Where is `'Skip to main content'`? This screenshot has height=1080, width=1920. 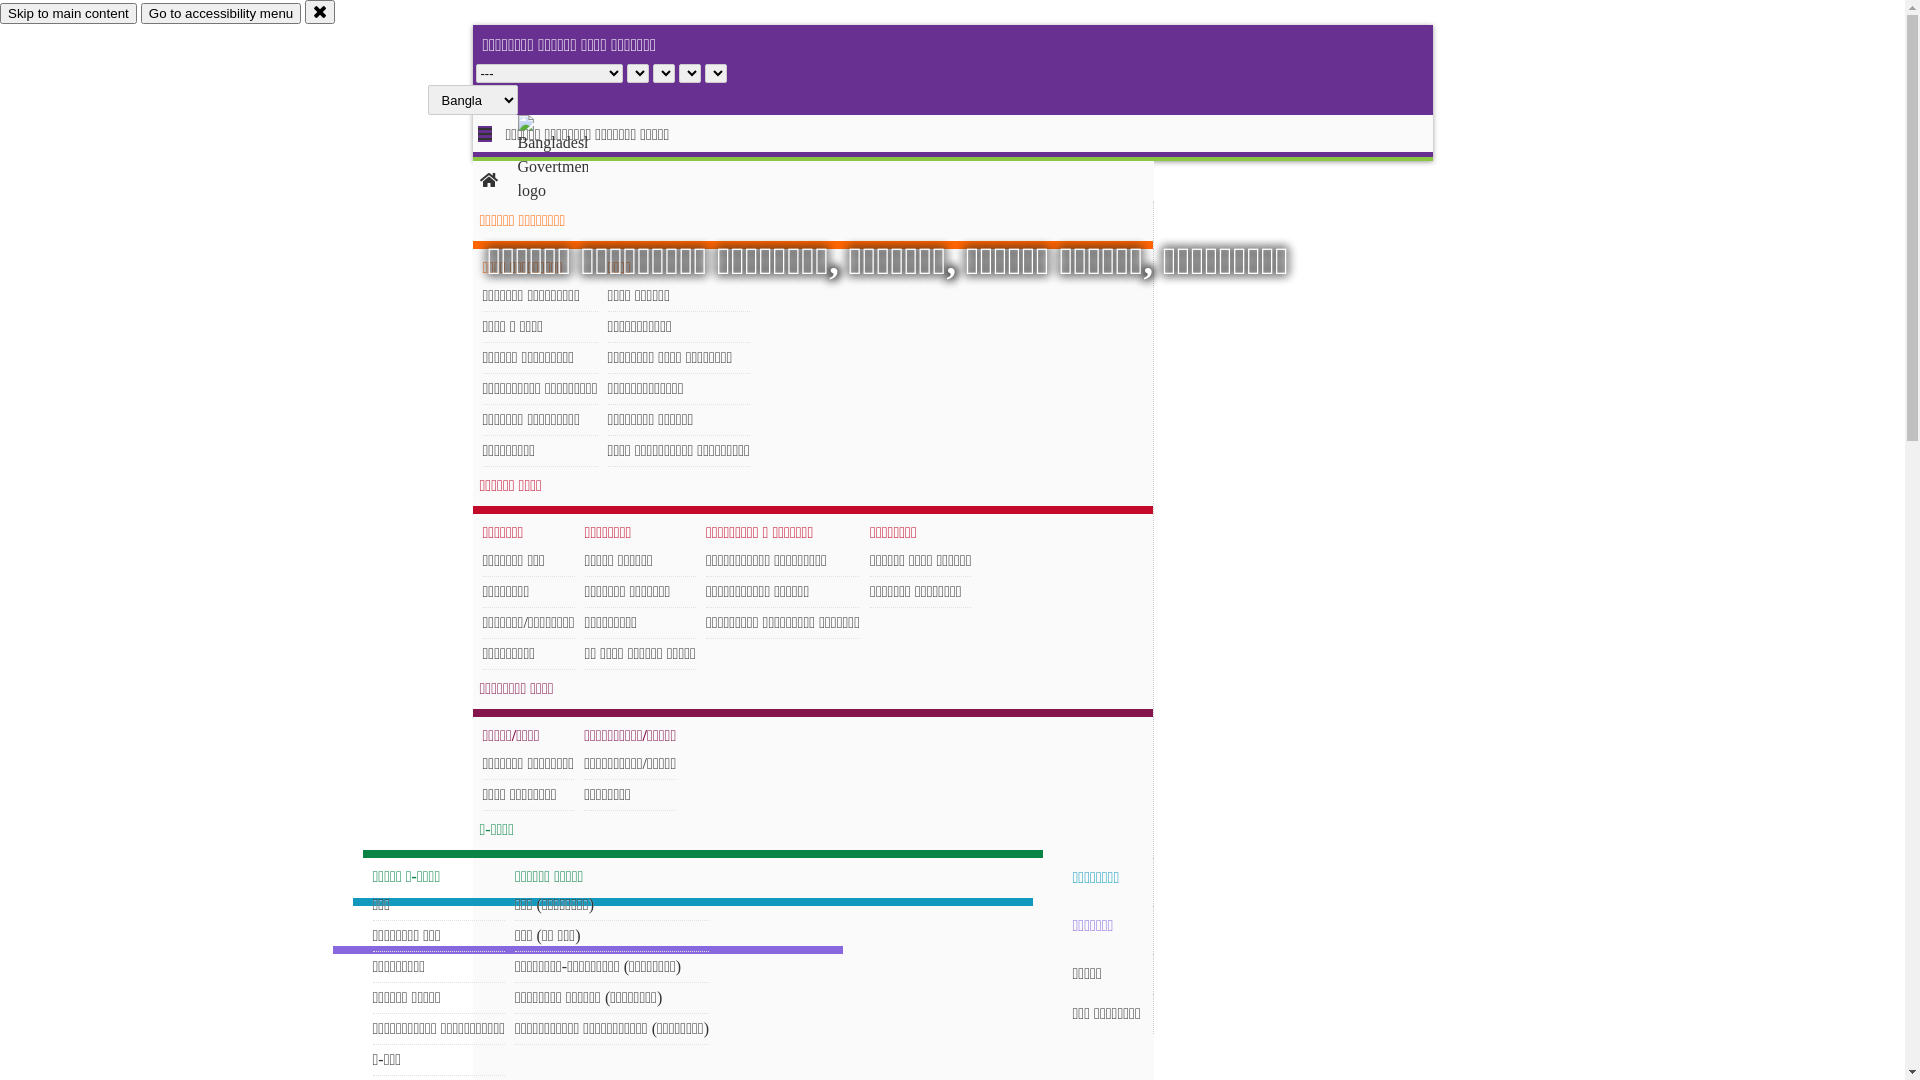 'Skip to main content' is located at coordinates (0, 13).